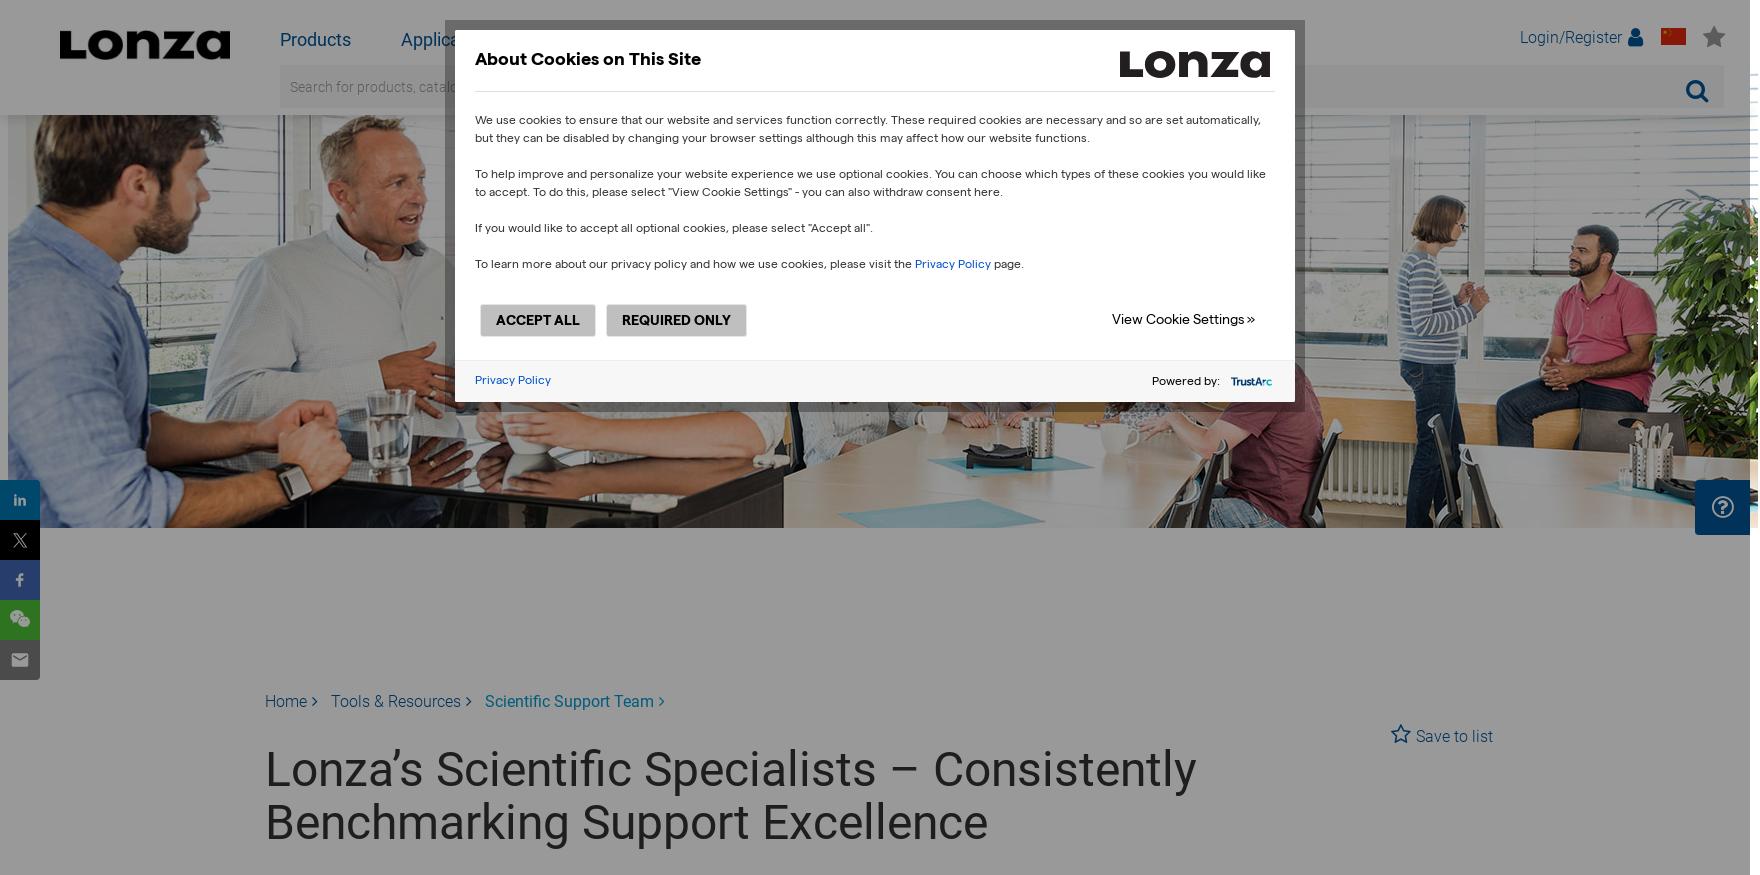  Describe the element at coordinates (27, 540) in the screenshot. I see `'Tweet'` at that location.